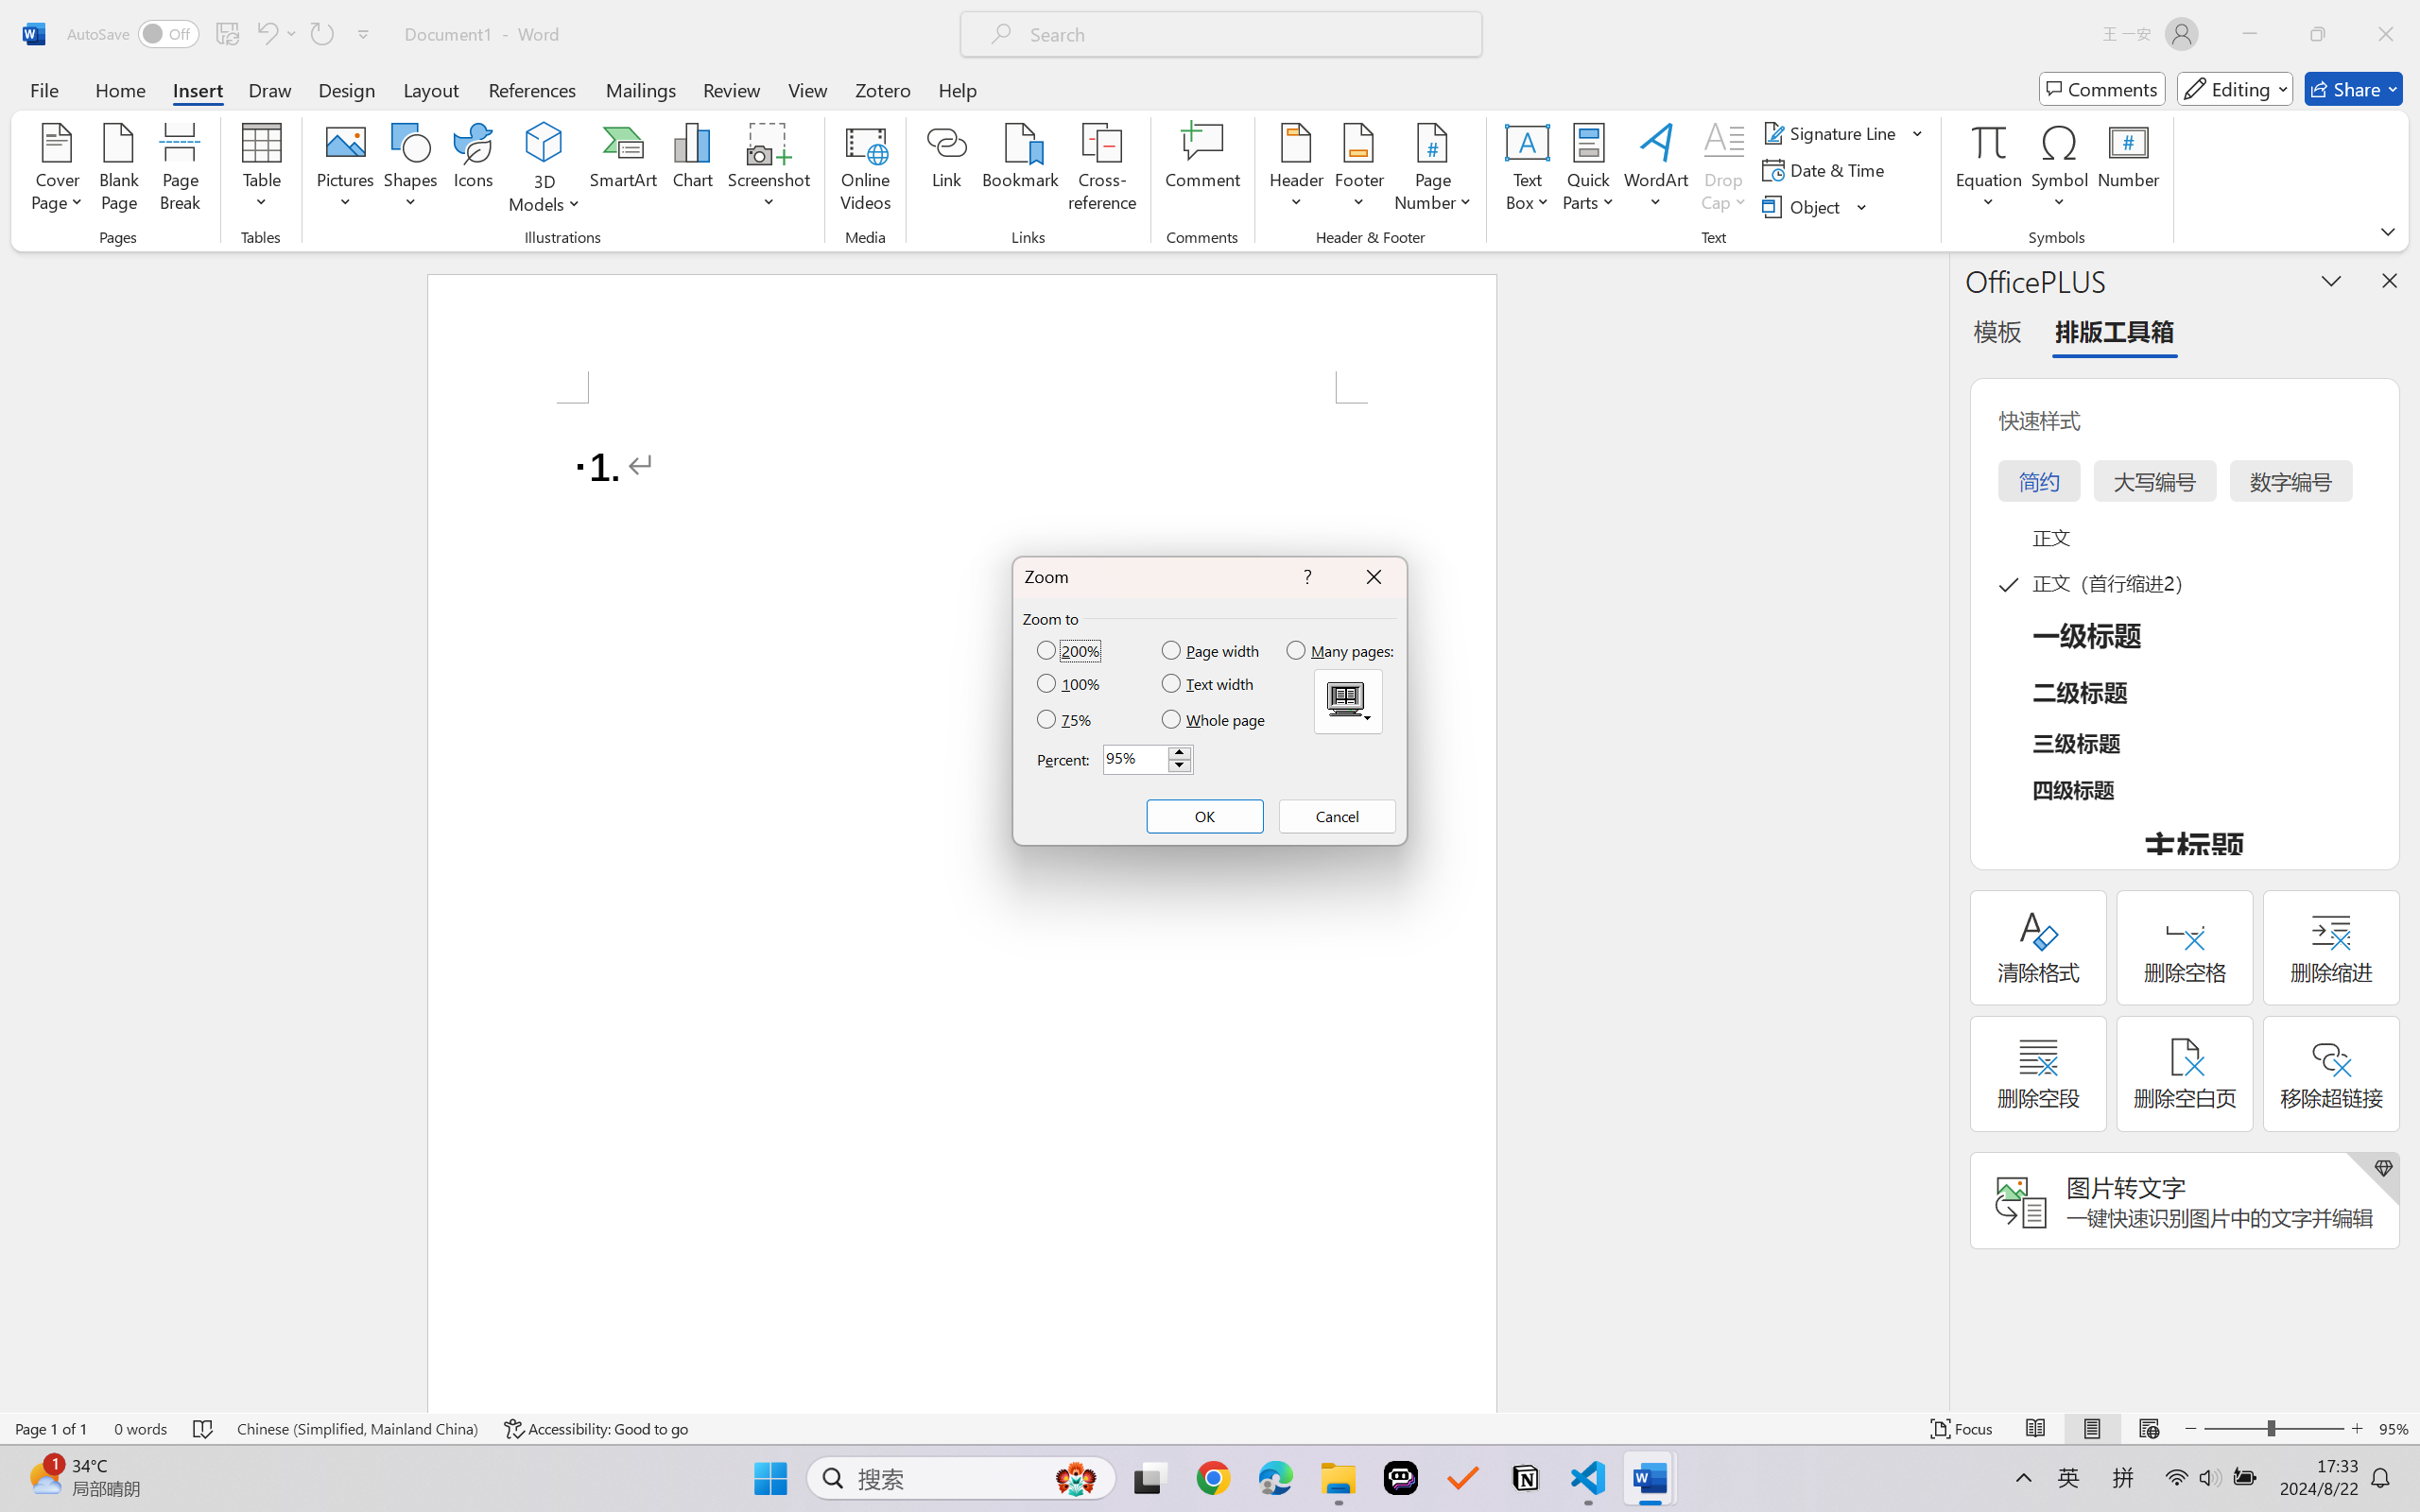 The height and width of the screenshot is (1512, 2420). I want to click on 'Cancel', so click(1337, 816).